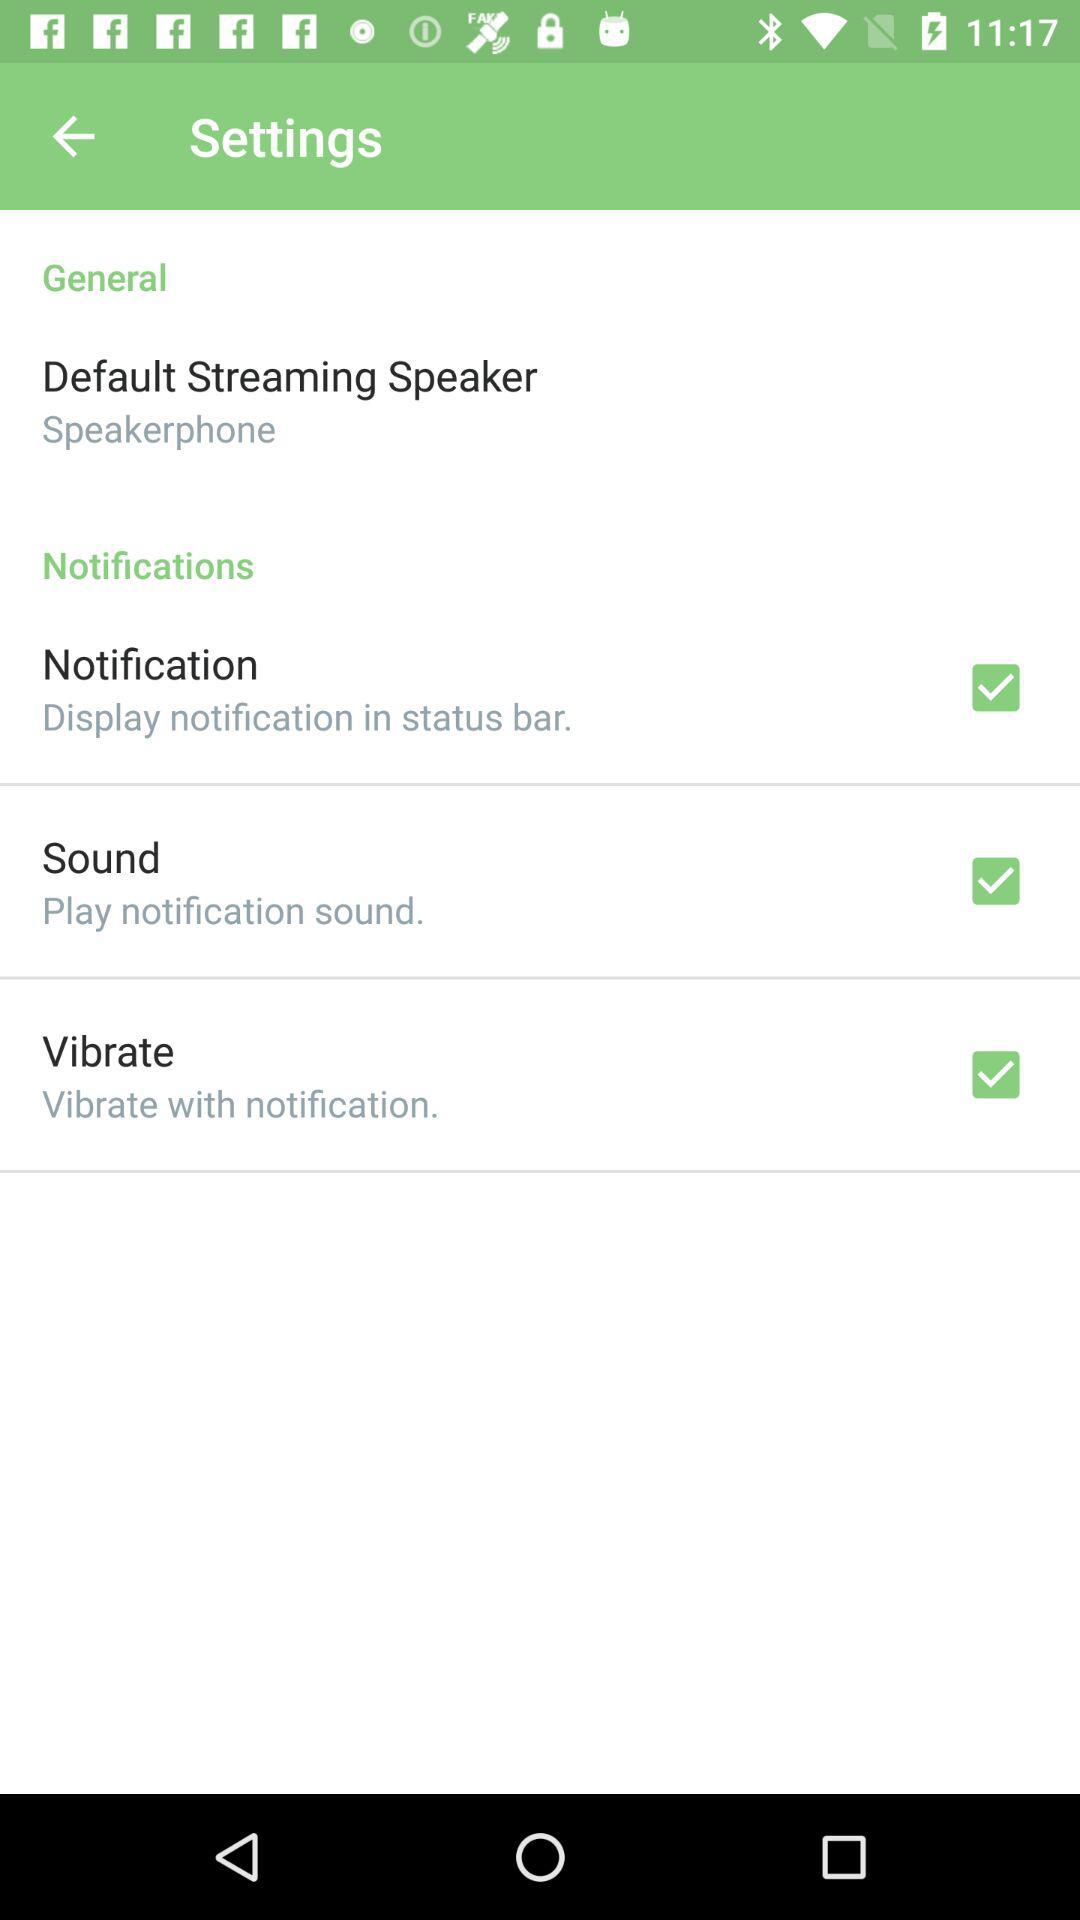  What do you see at coordinates (540, 543) in the screenshot?
I see `the icon below speakerphone icon` at bounding box center [540, 543].